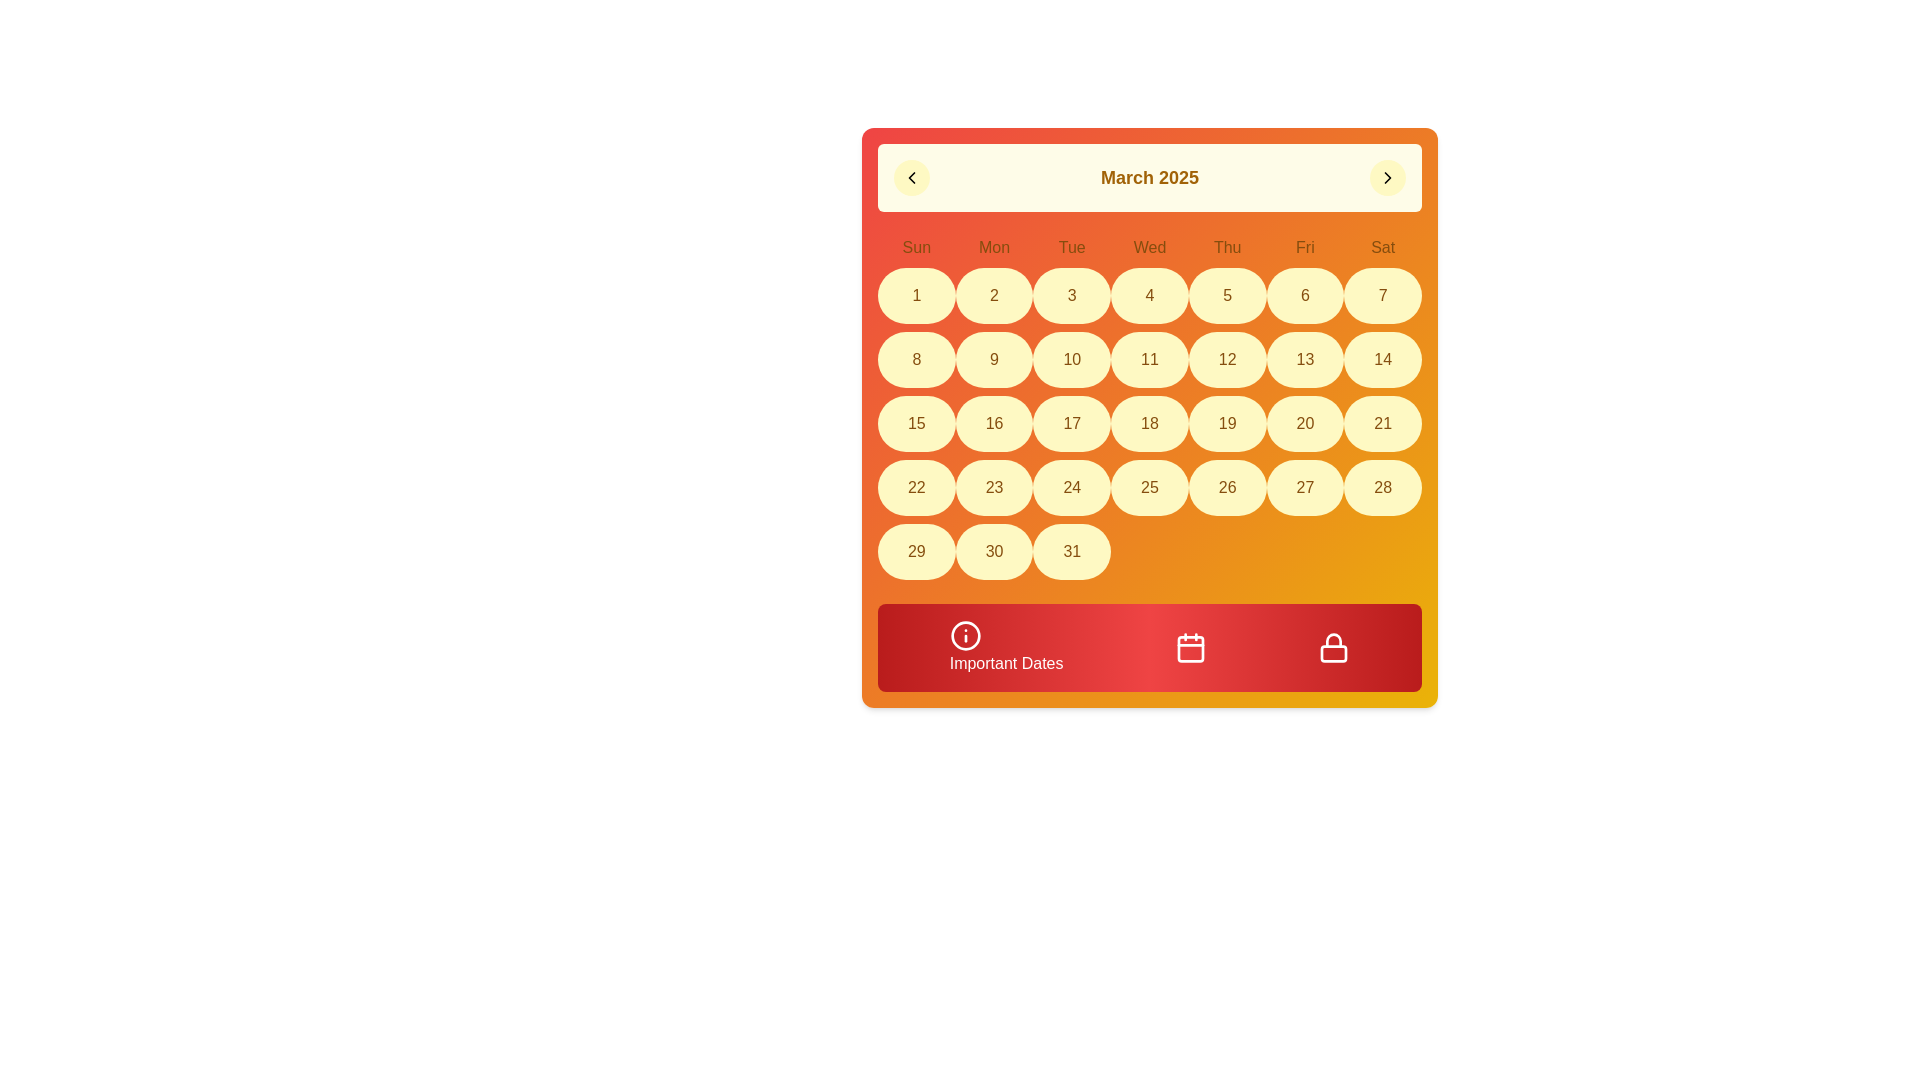 The image size is (1920, 1080). Describe the element at coordinates (994, 296) in the screenshot. I see `the circular button with a yellow background and the digit '2' in brown font` at that location.